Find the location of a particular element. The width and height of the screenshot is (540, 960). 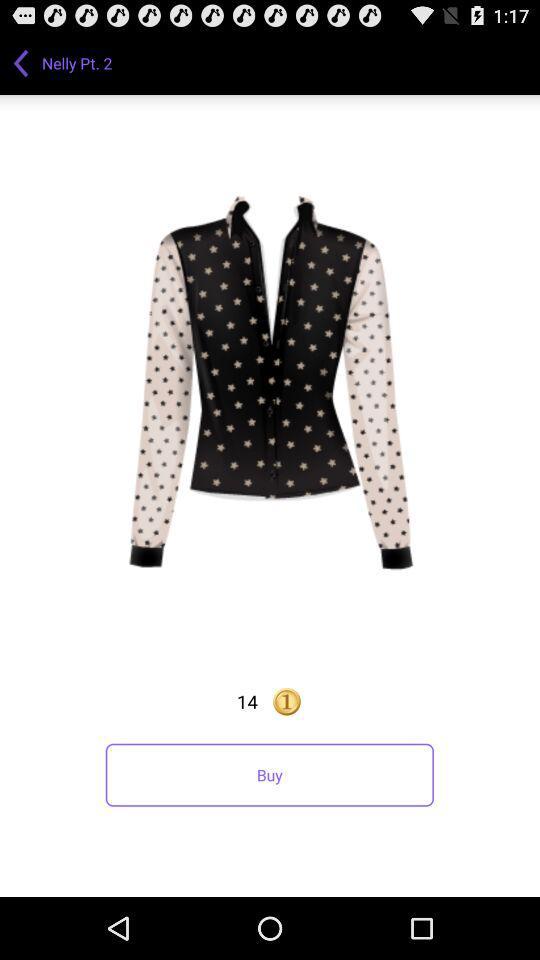

the buy is located at coordinates (269, 774).